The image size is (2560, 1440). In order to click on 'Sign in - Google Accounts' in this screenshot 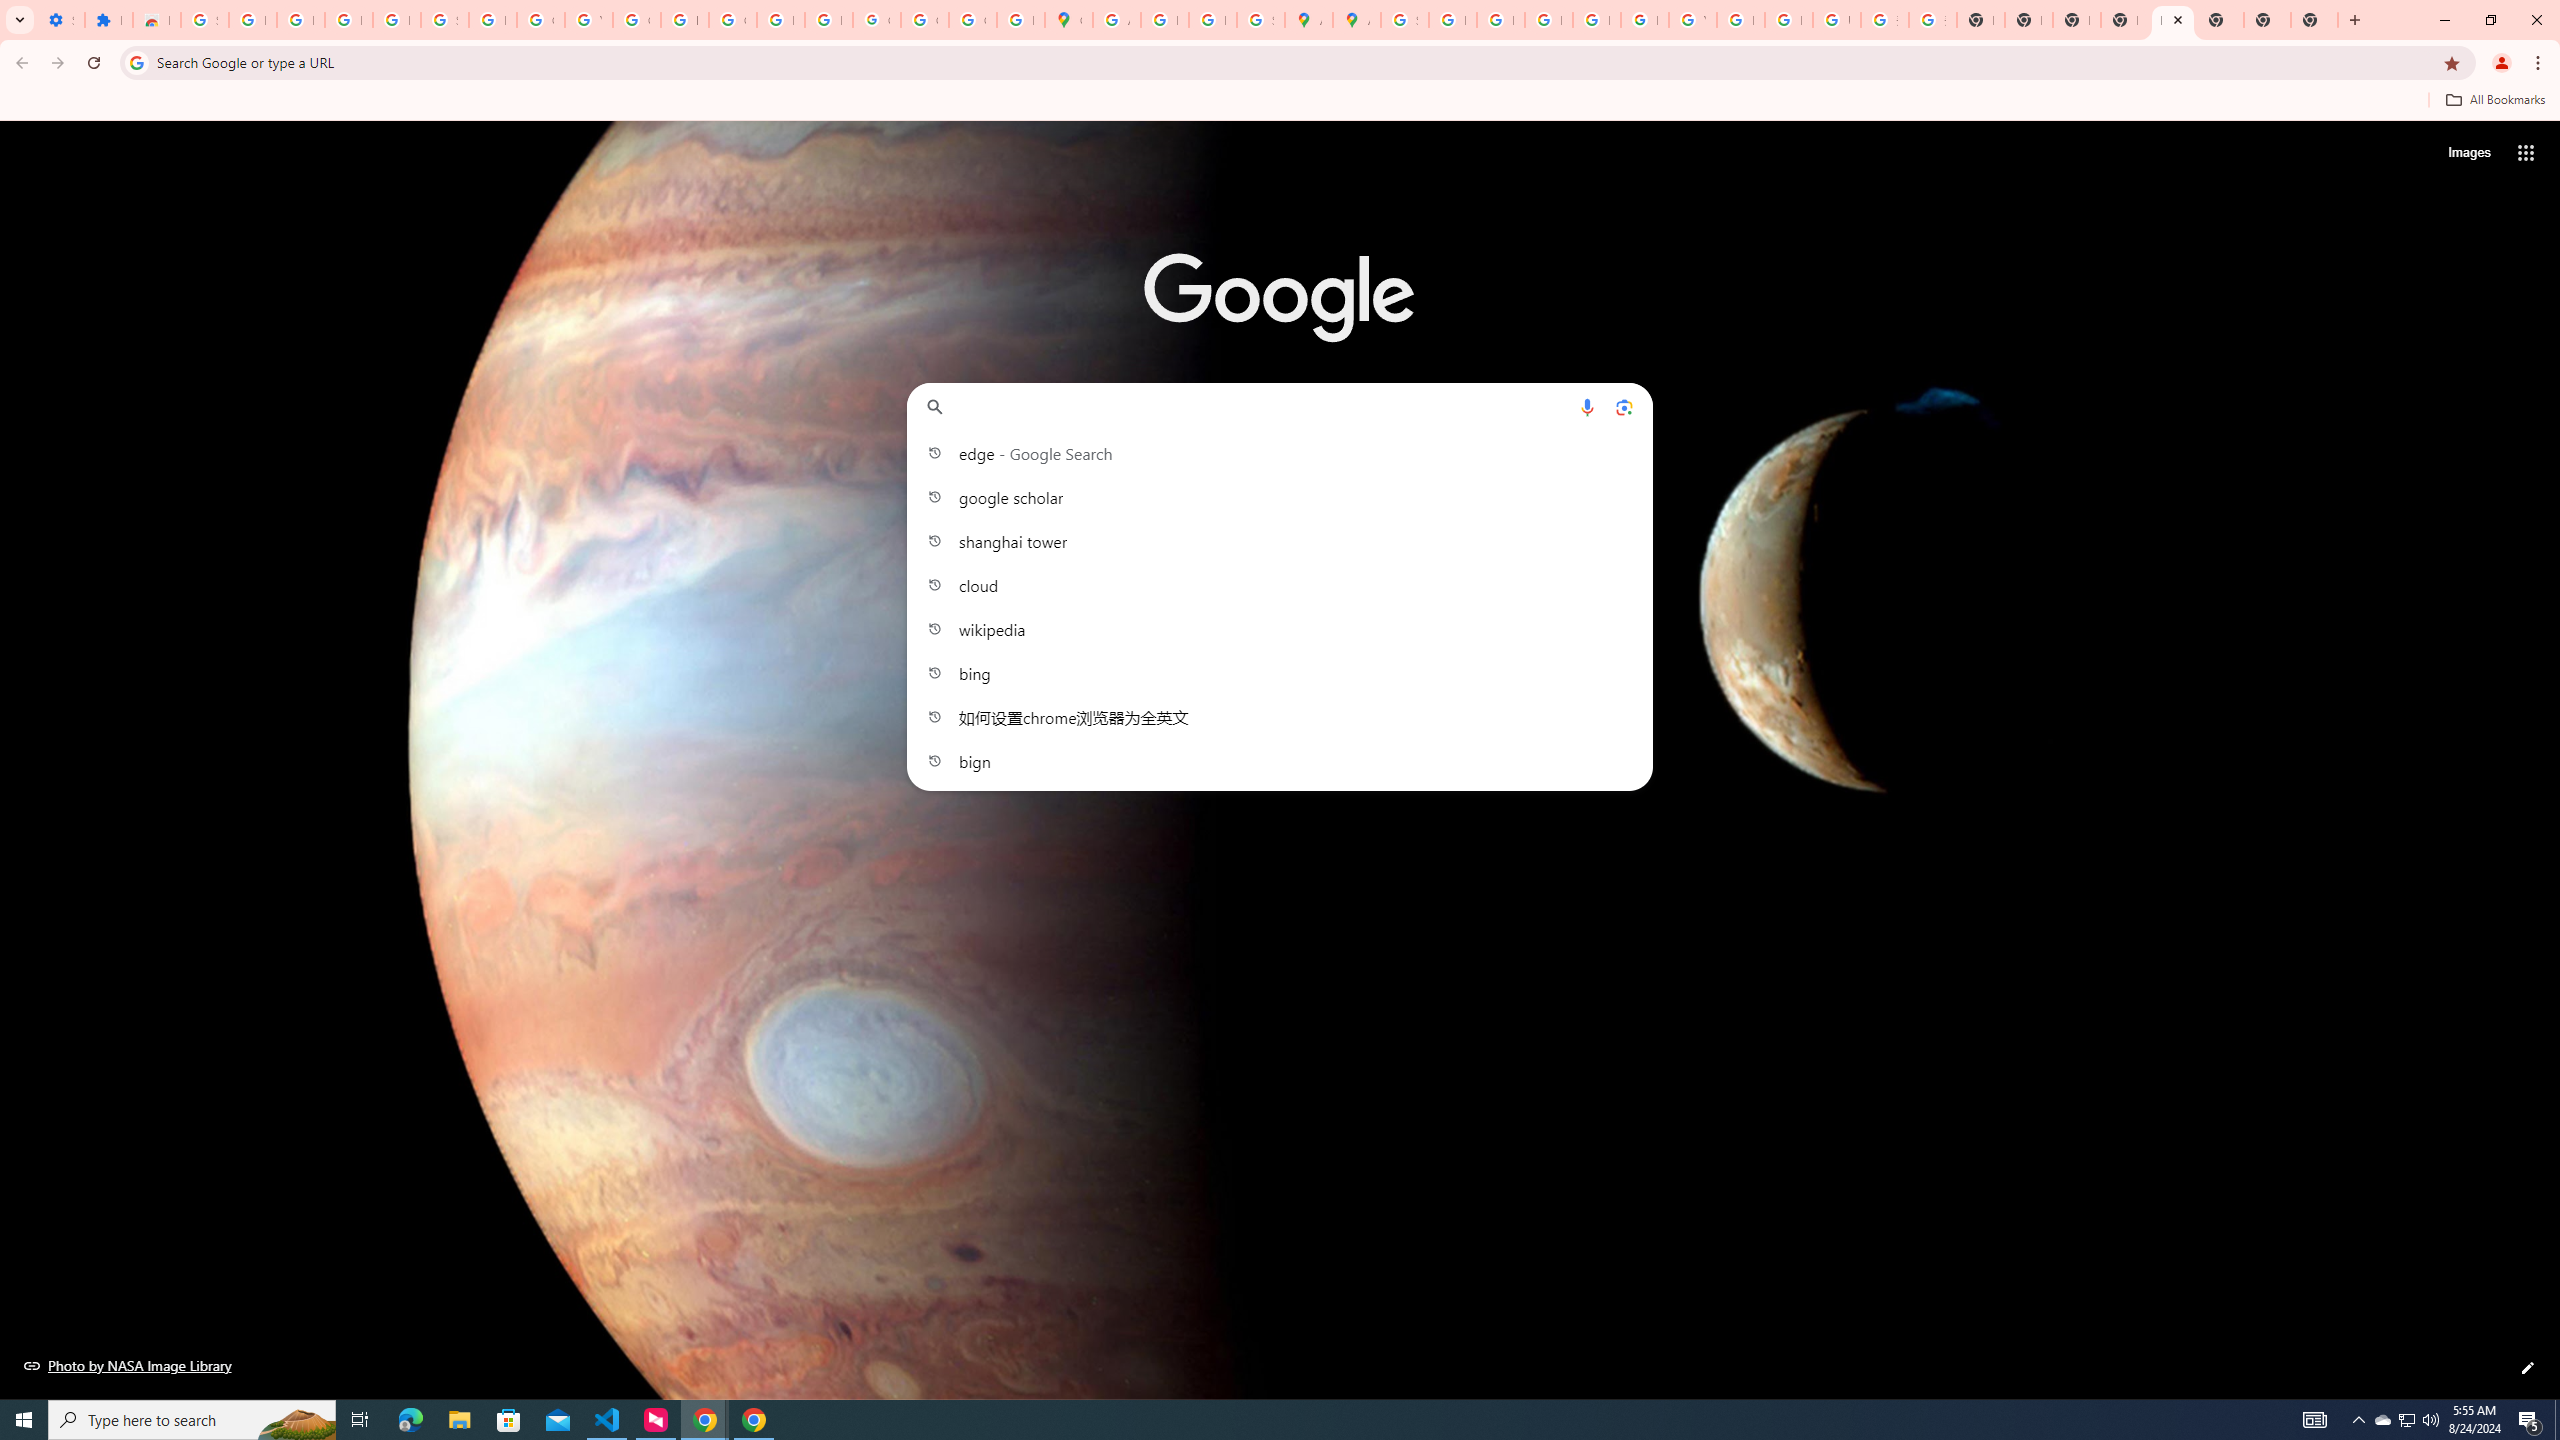, I will do `click(203, 19)`.